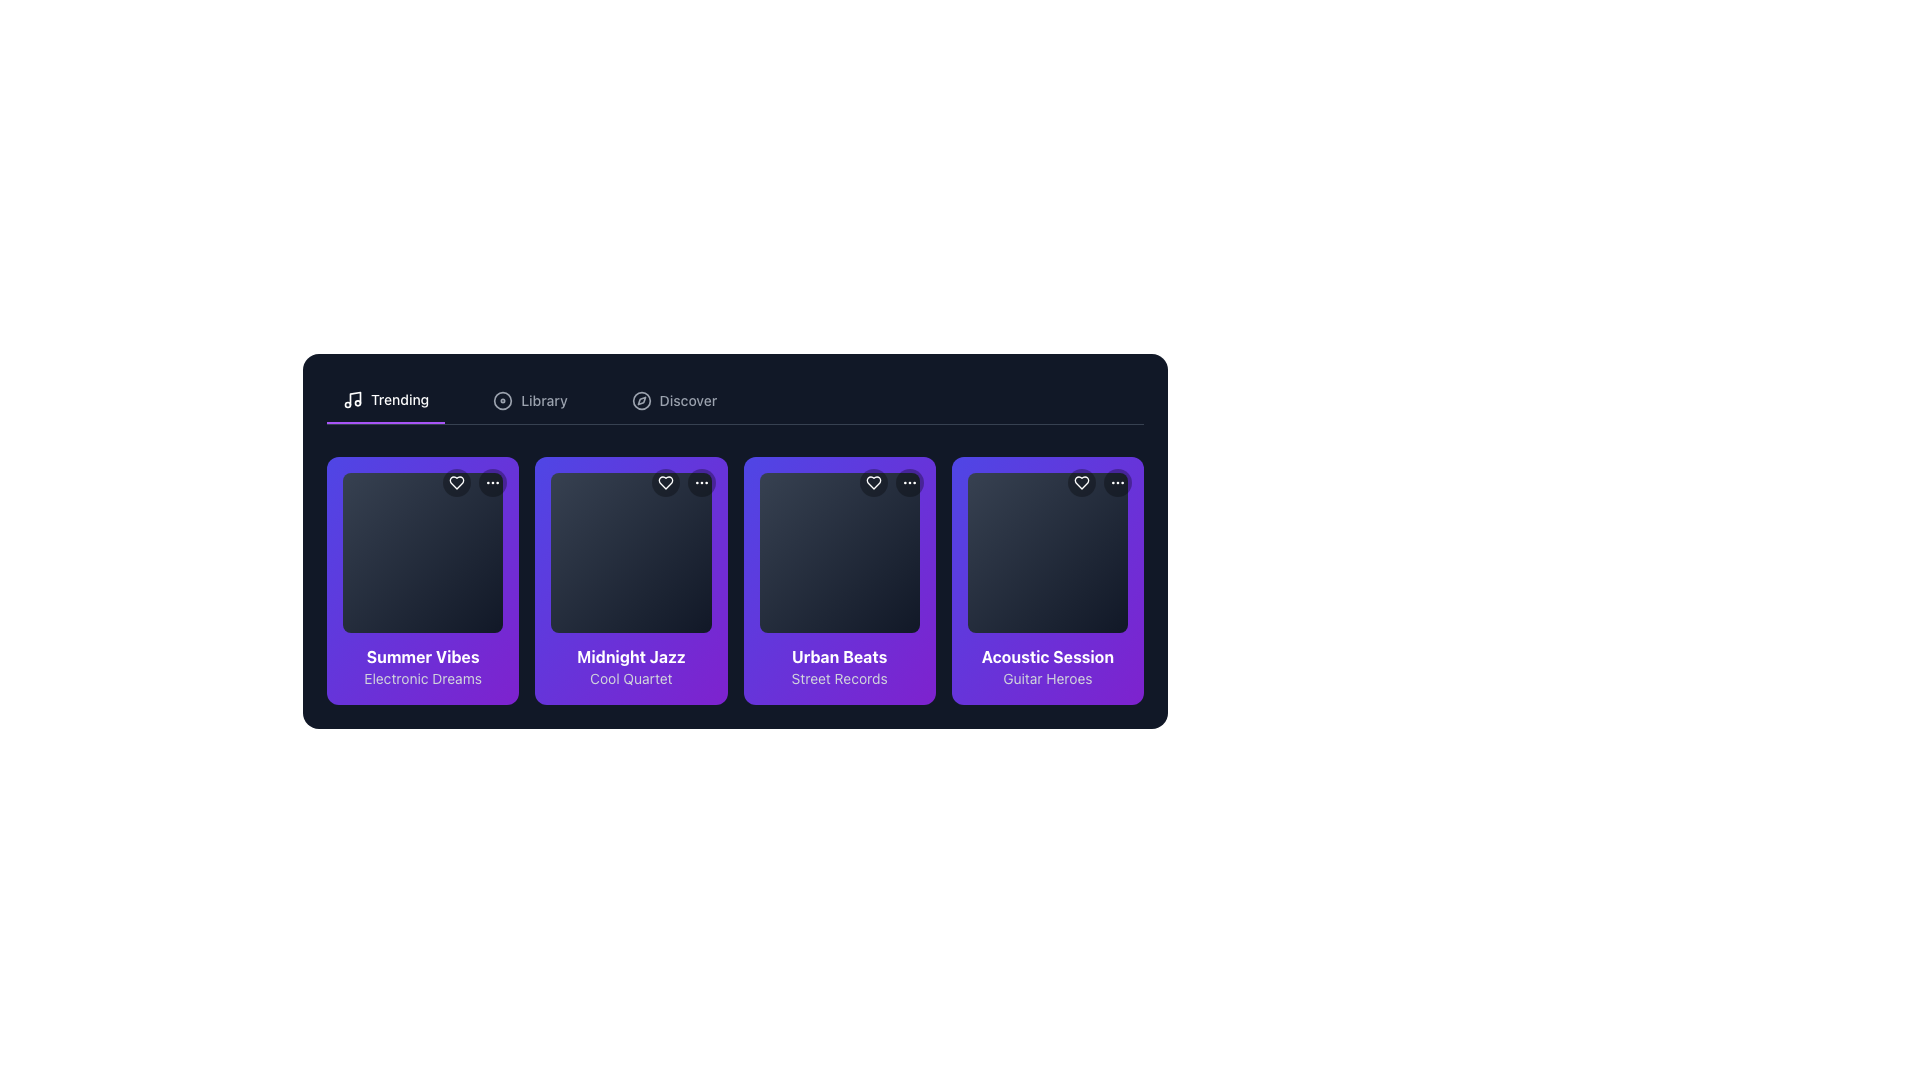  What do you see at coordinates (456, 482) in the screenshot?
I see `the rounded button with a heart icon in the top-right corner of the 'Summer Vibes' card` at bounding box center [456, 482].